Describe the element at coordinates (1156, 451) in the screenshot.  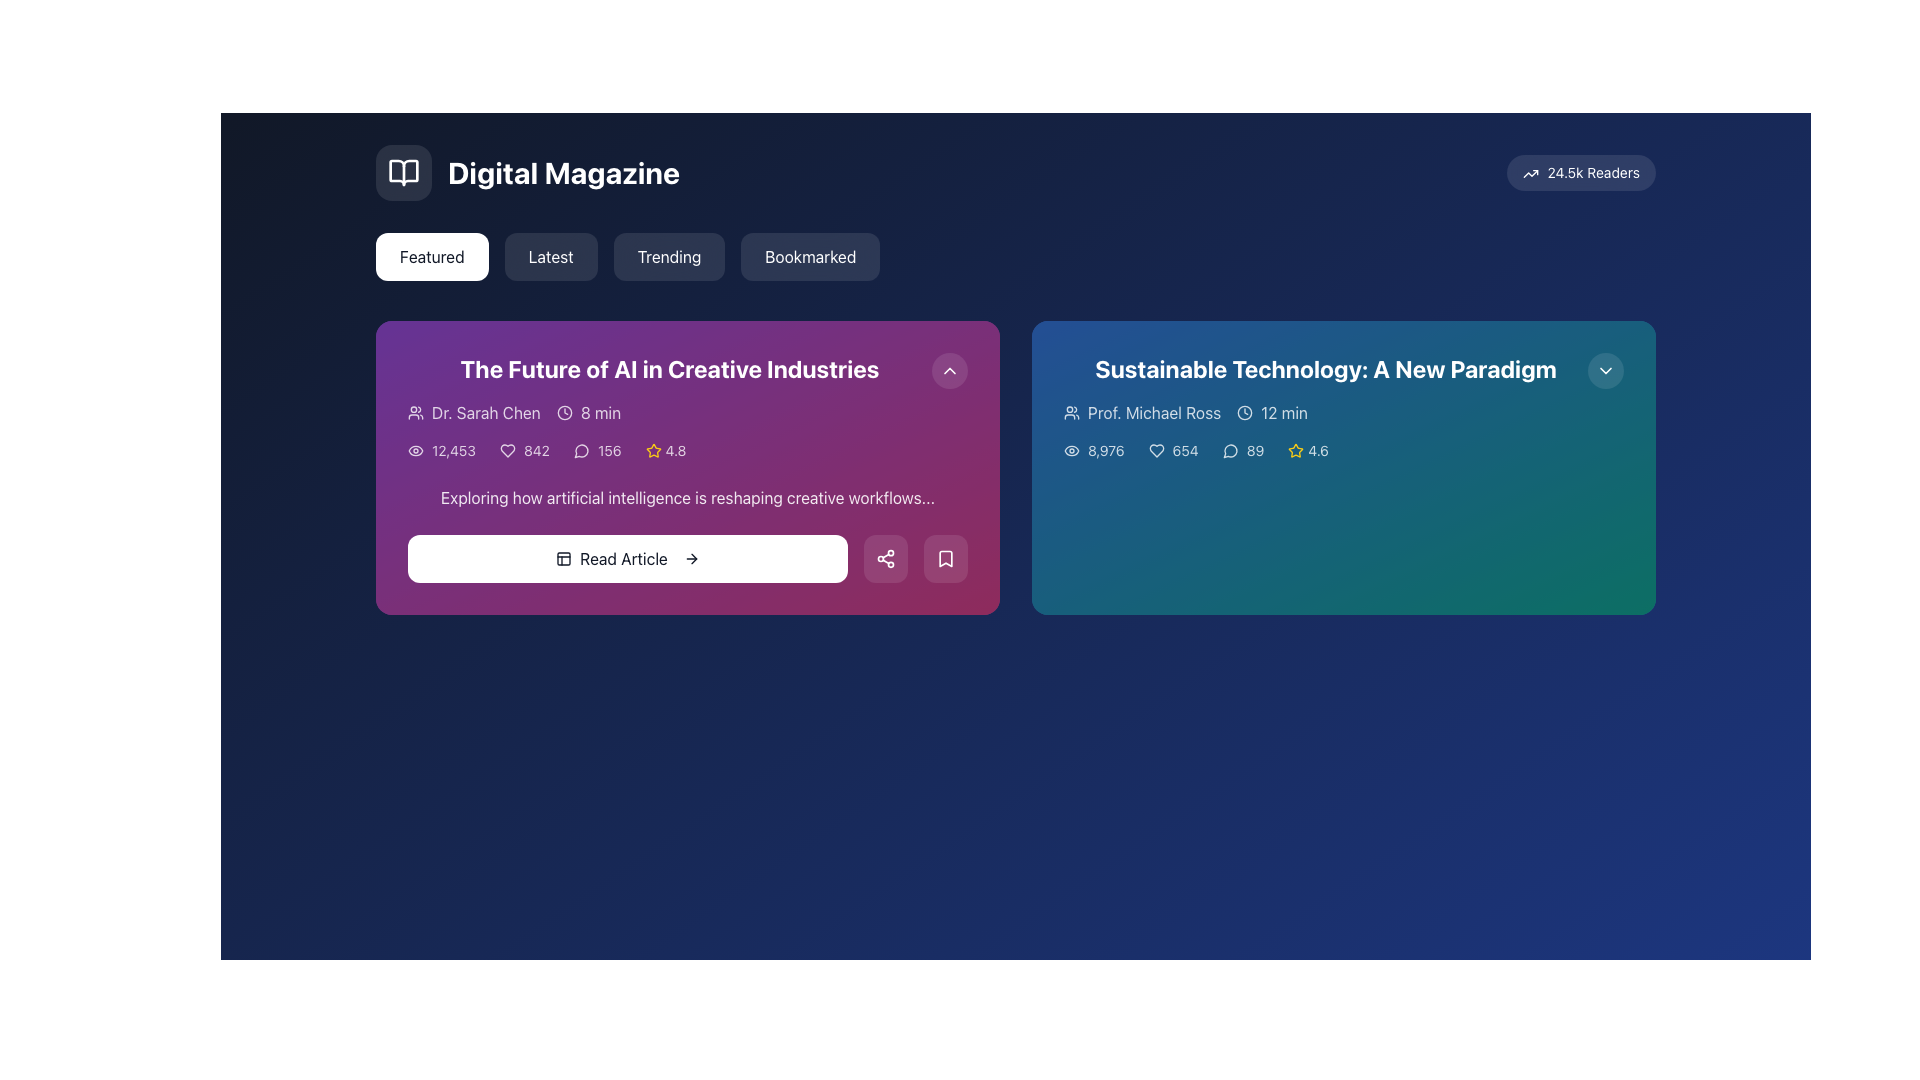
I see `the heart icon located to the left of the numeric value '654' under the article summary of 'Sustainable Technology: A New Paradigm'` at that location.